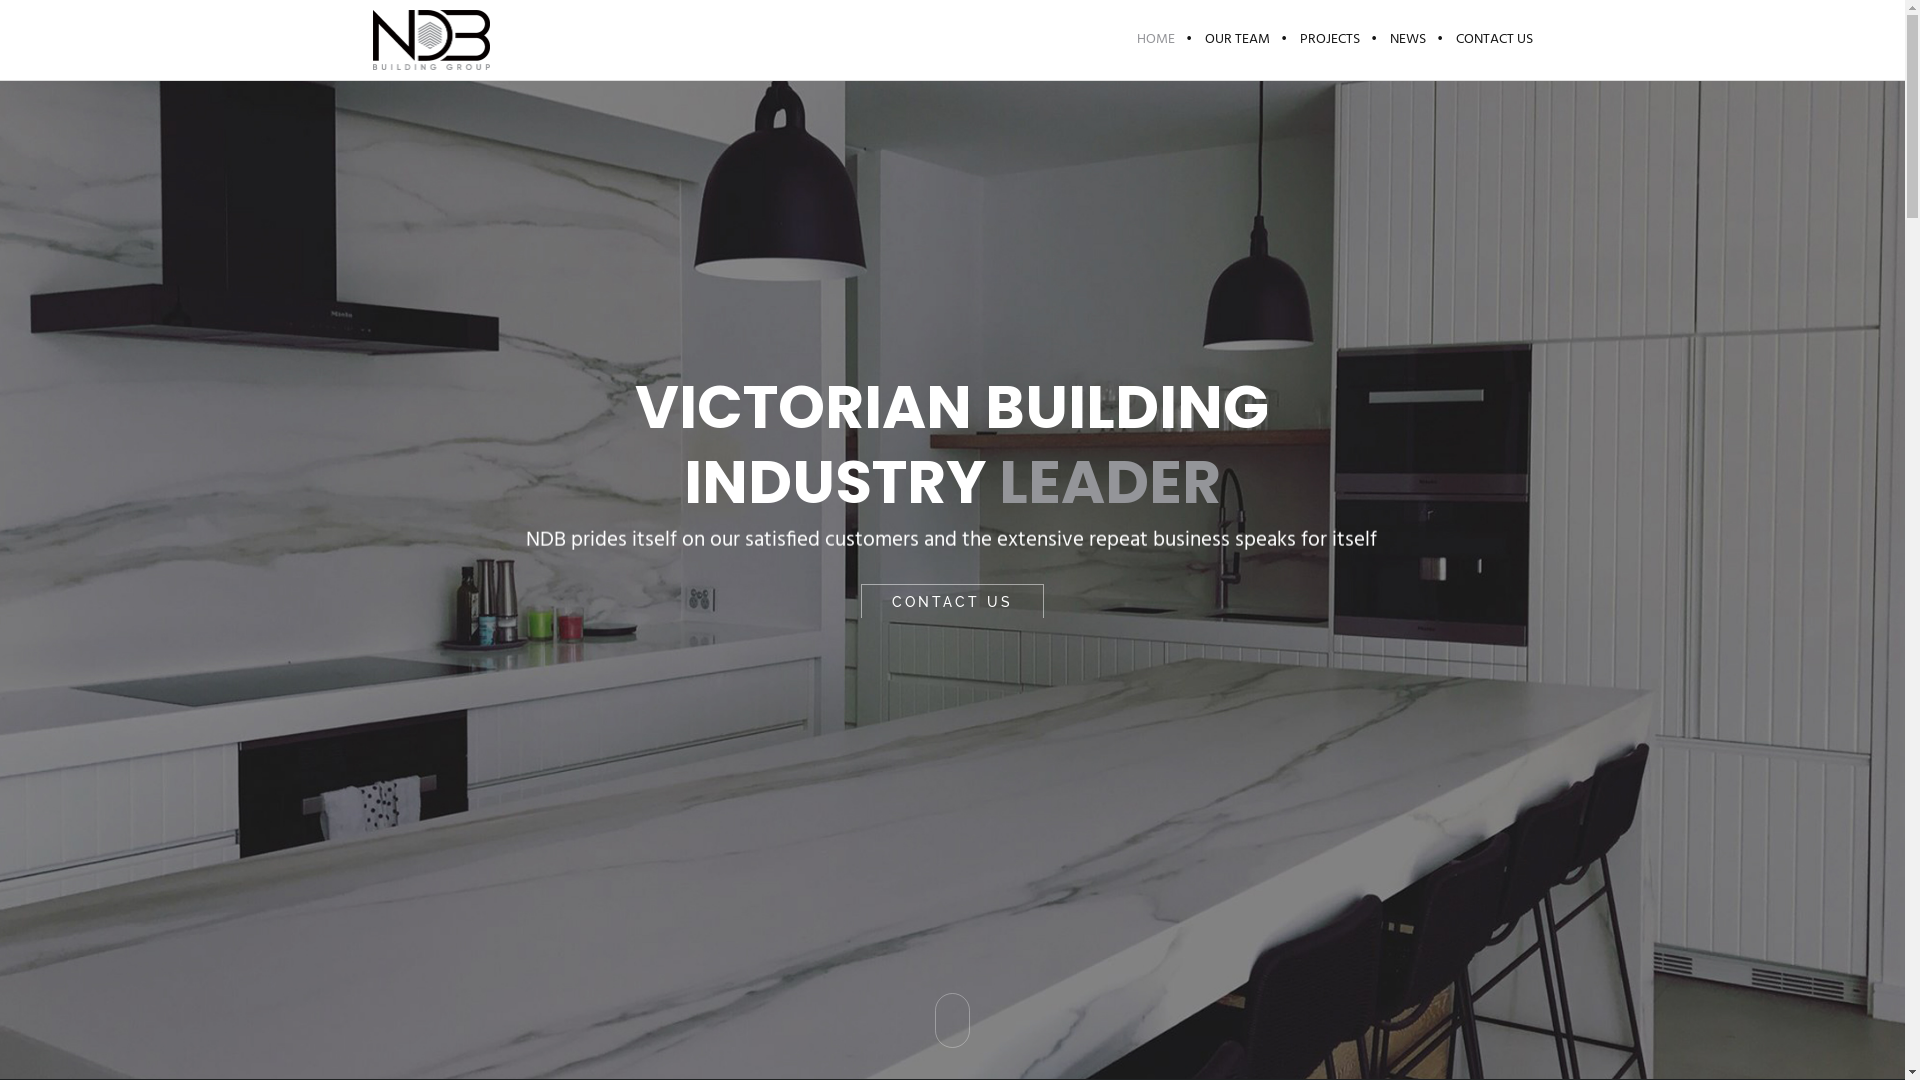 This screenshot has width=1920, height=1080. What do you see at coordinates (1283, 39) in the screenshot?
I see `'PROJECTS'` at bounding box center [1283, 39].